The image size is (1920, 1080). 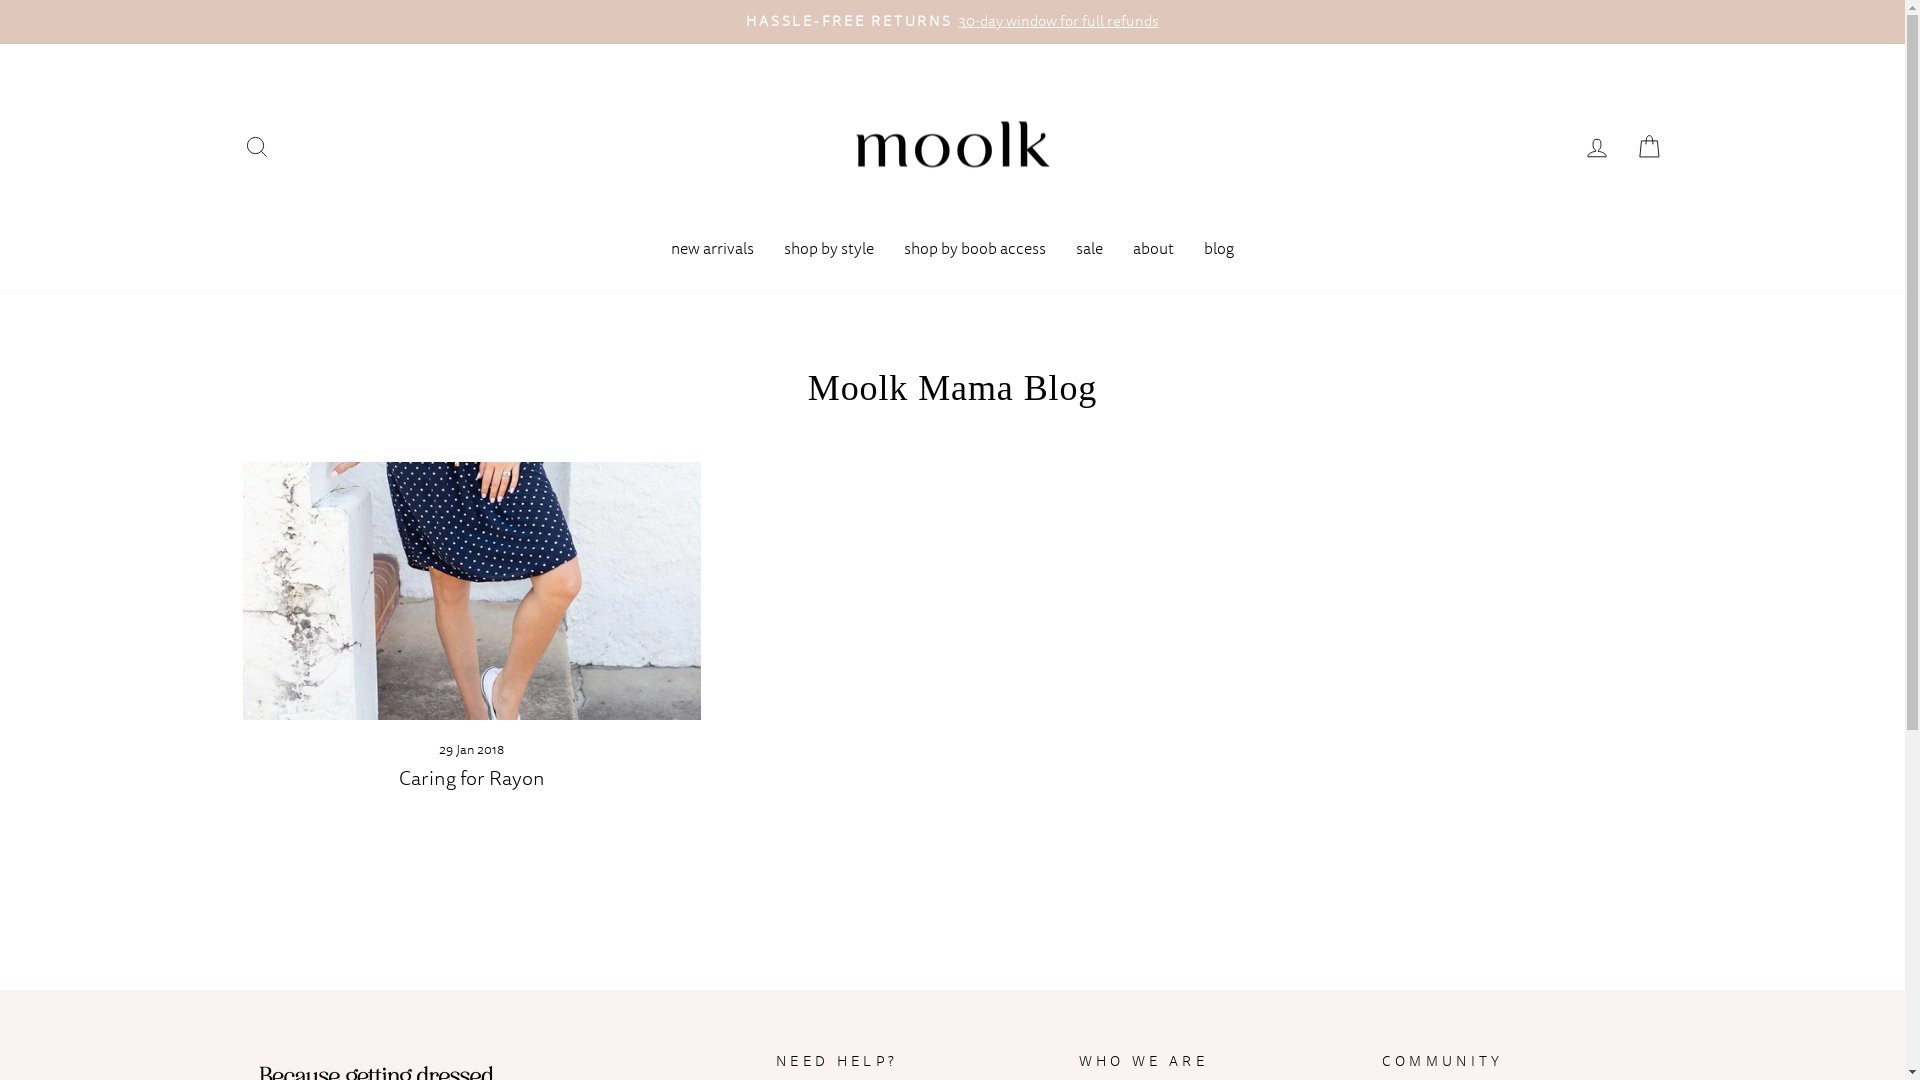 I want to click on 'about', so click(x=1153, y=249).